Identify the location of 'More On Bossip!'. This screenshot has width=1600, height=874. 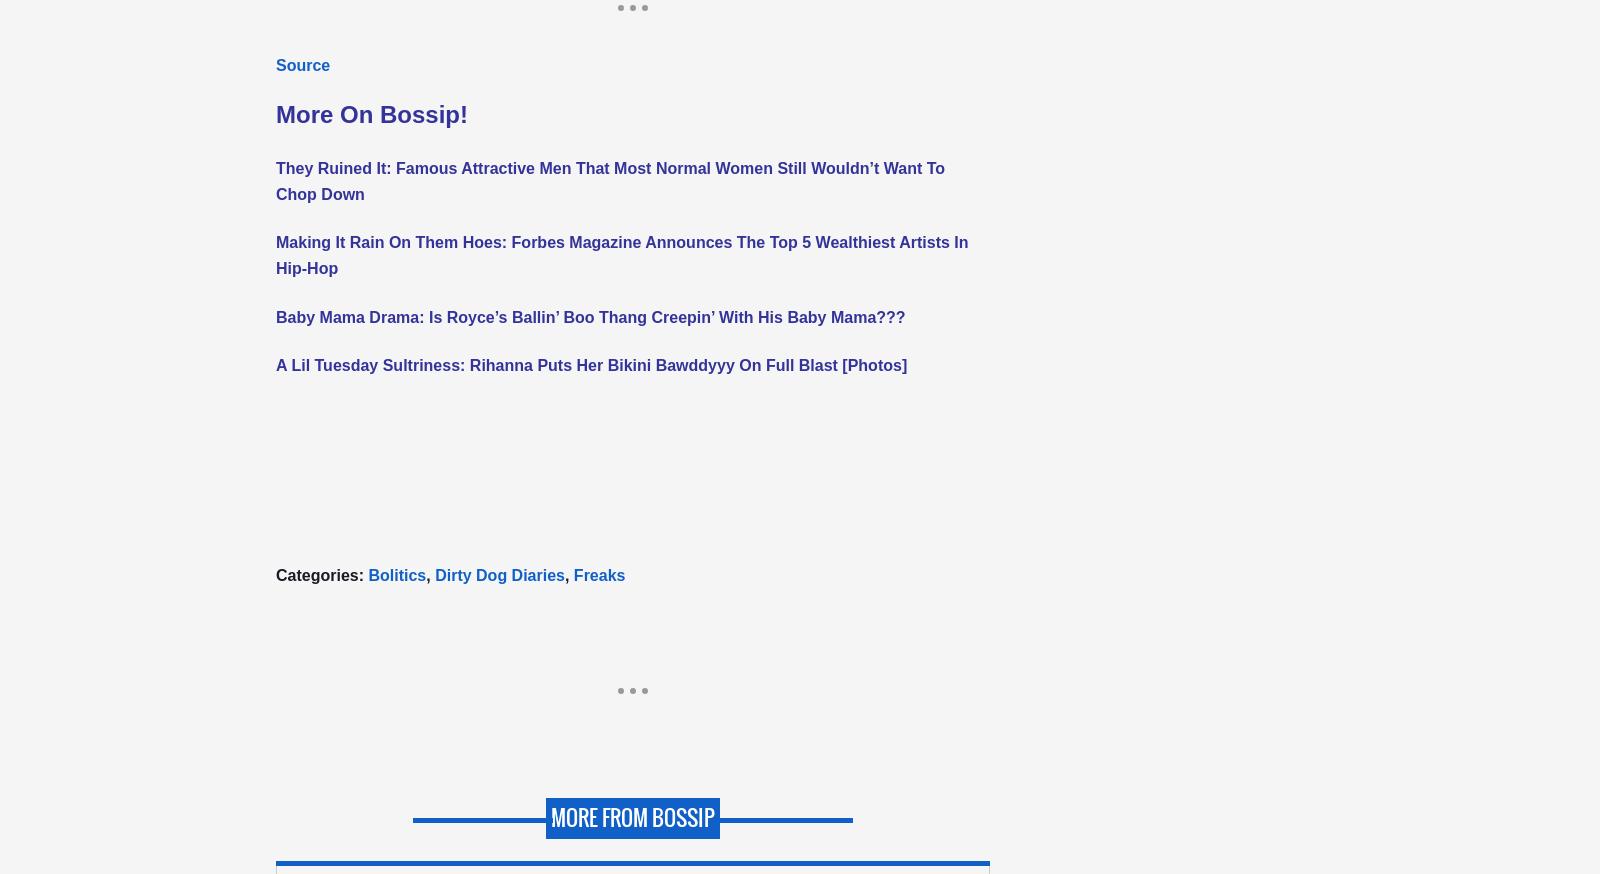
(372, 114).